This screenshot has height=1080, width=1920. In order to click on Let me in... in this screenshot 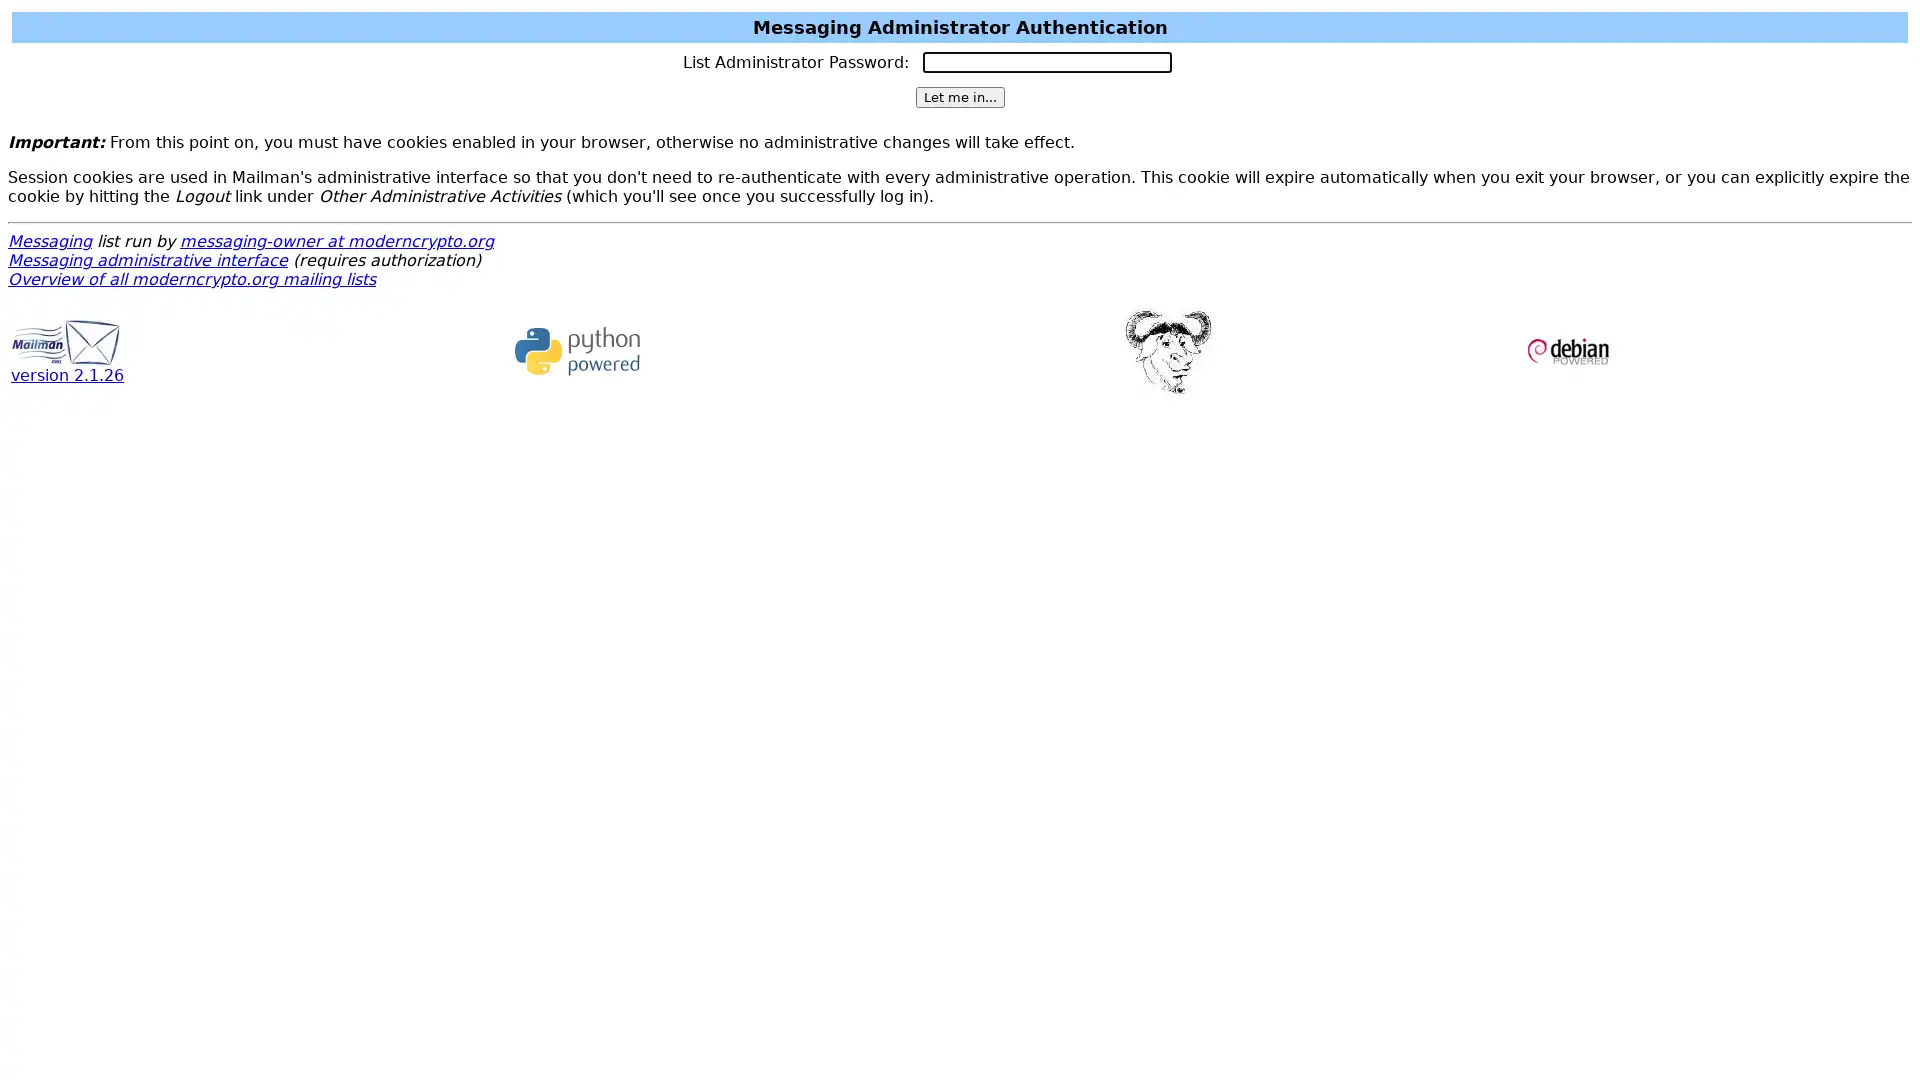, I will do `click(958, 97)`.